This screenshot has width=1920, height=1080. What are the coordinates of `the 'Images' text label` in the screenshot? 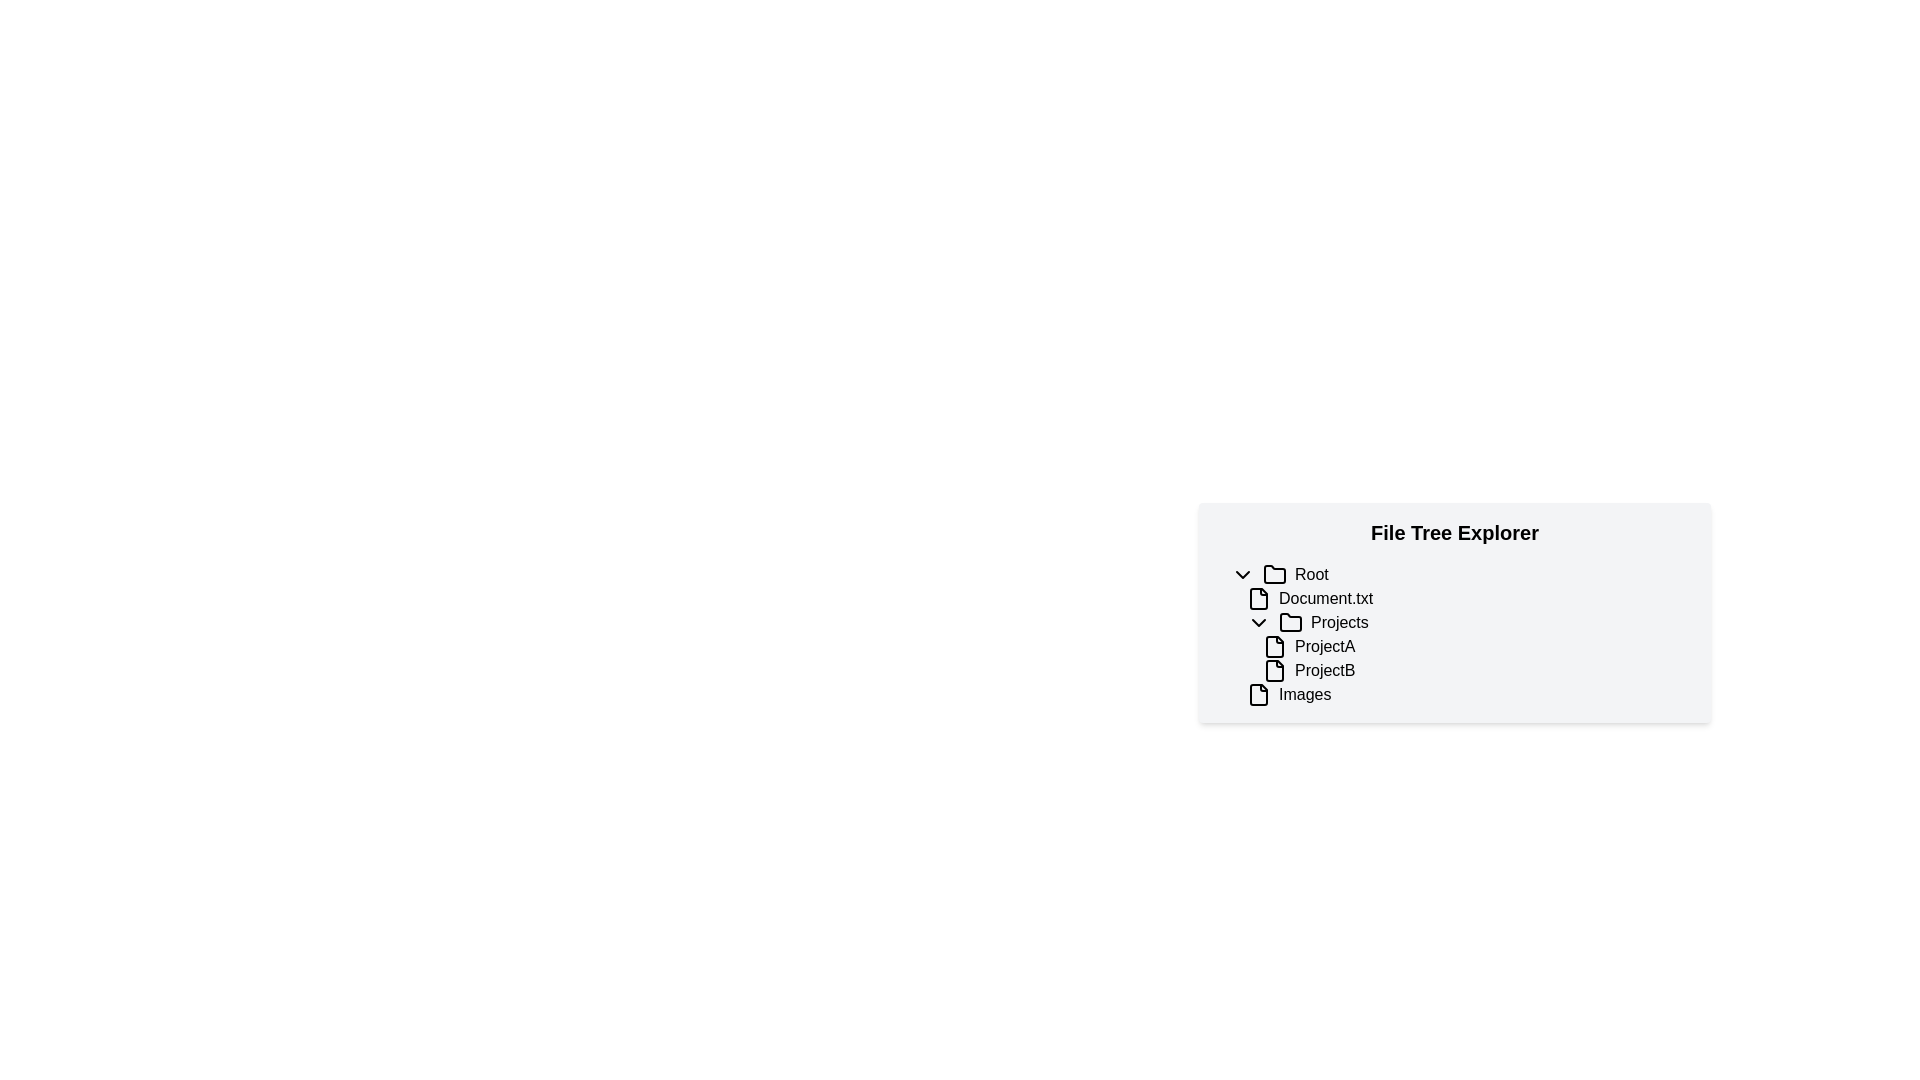 It's located at (1305, 693).